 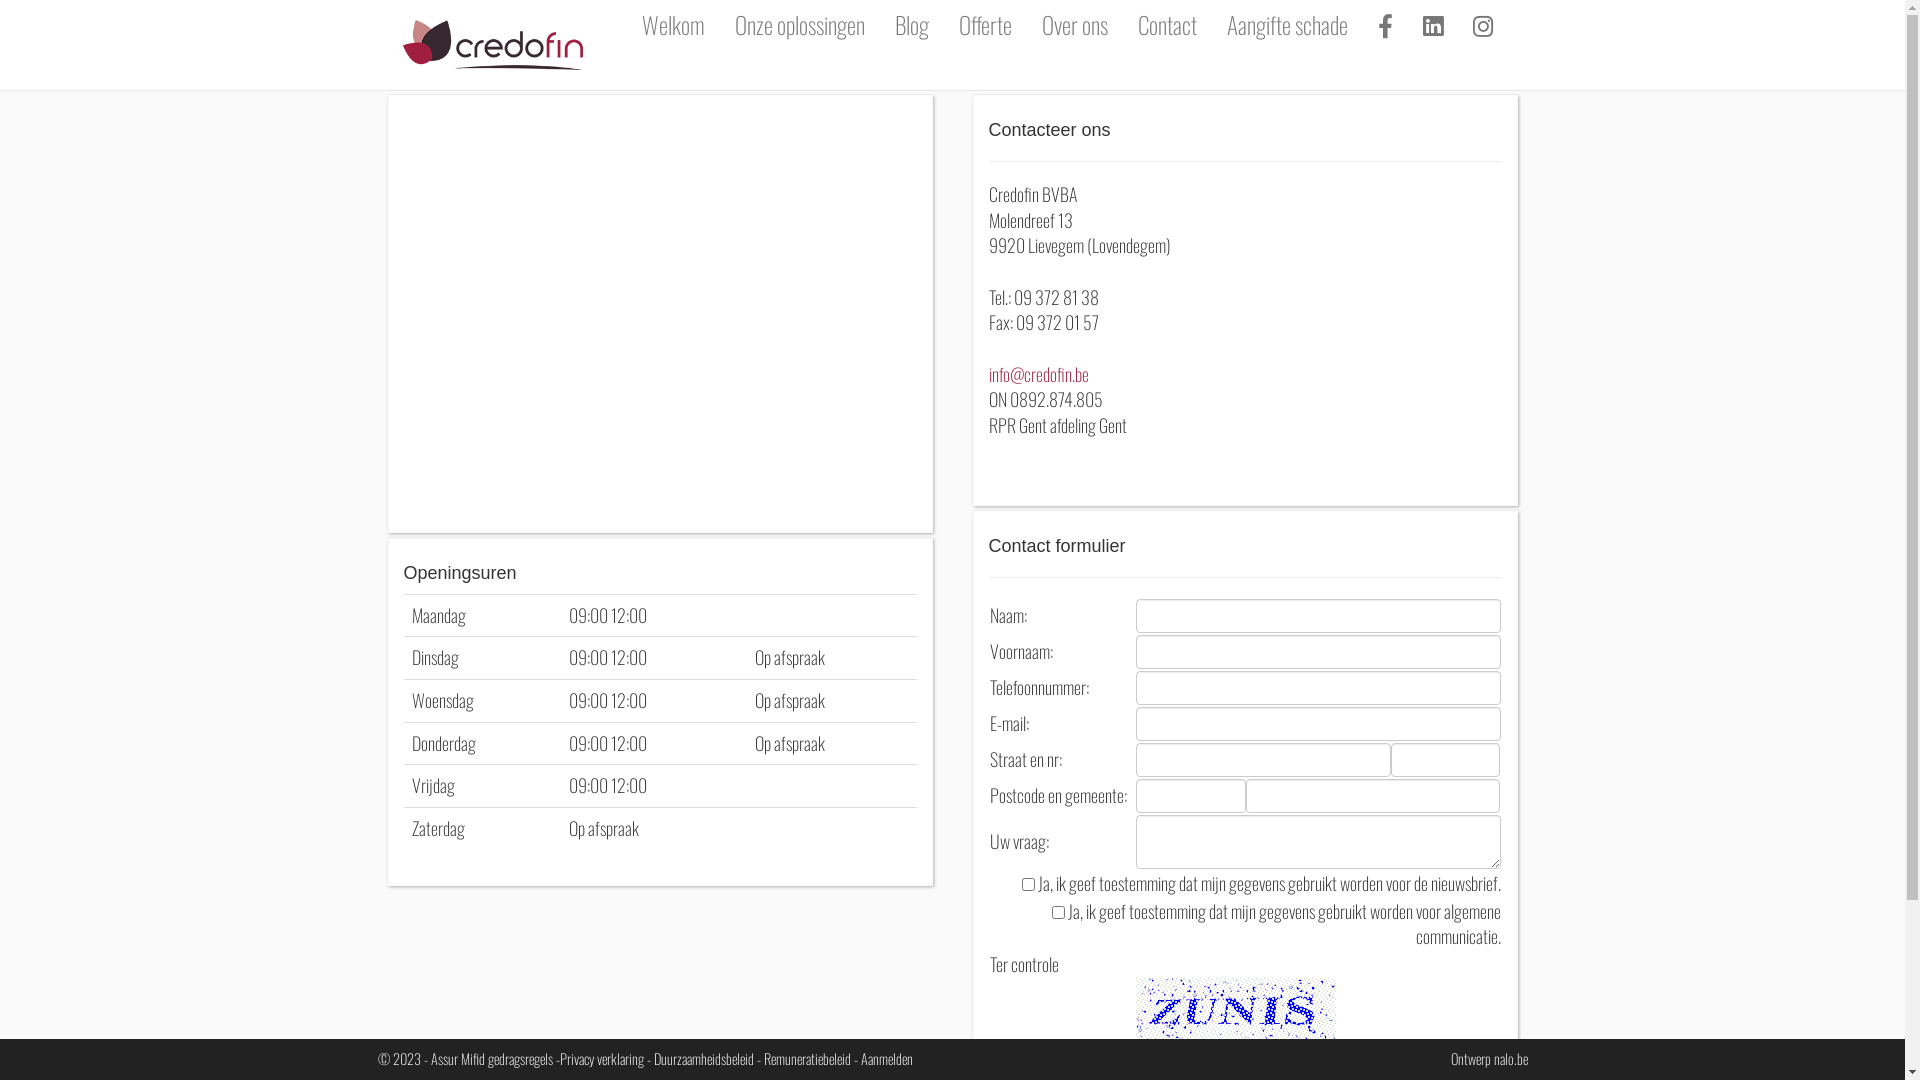 I want to click on 'Aanmelden', so click(x=885, y=1057).